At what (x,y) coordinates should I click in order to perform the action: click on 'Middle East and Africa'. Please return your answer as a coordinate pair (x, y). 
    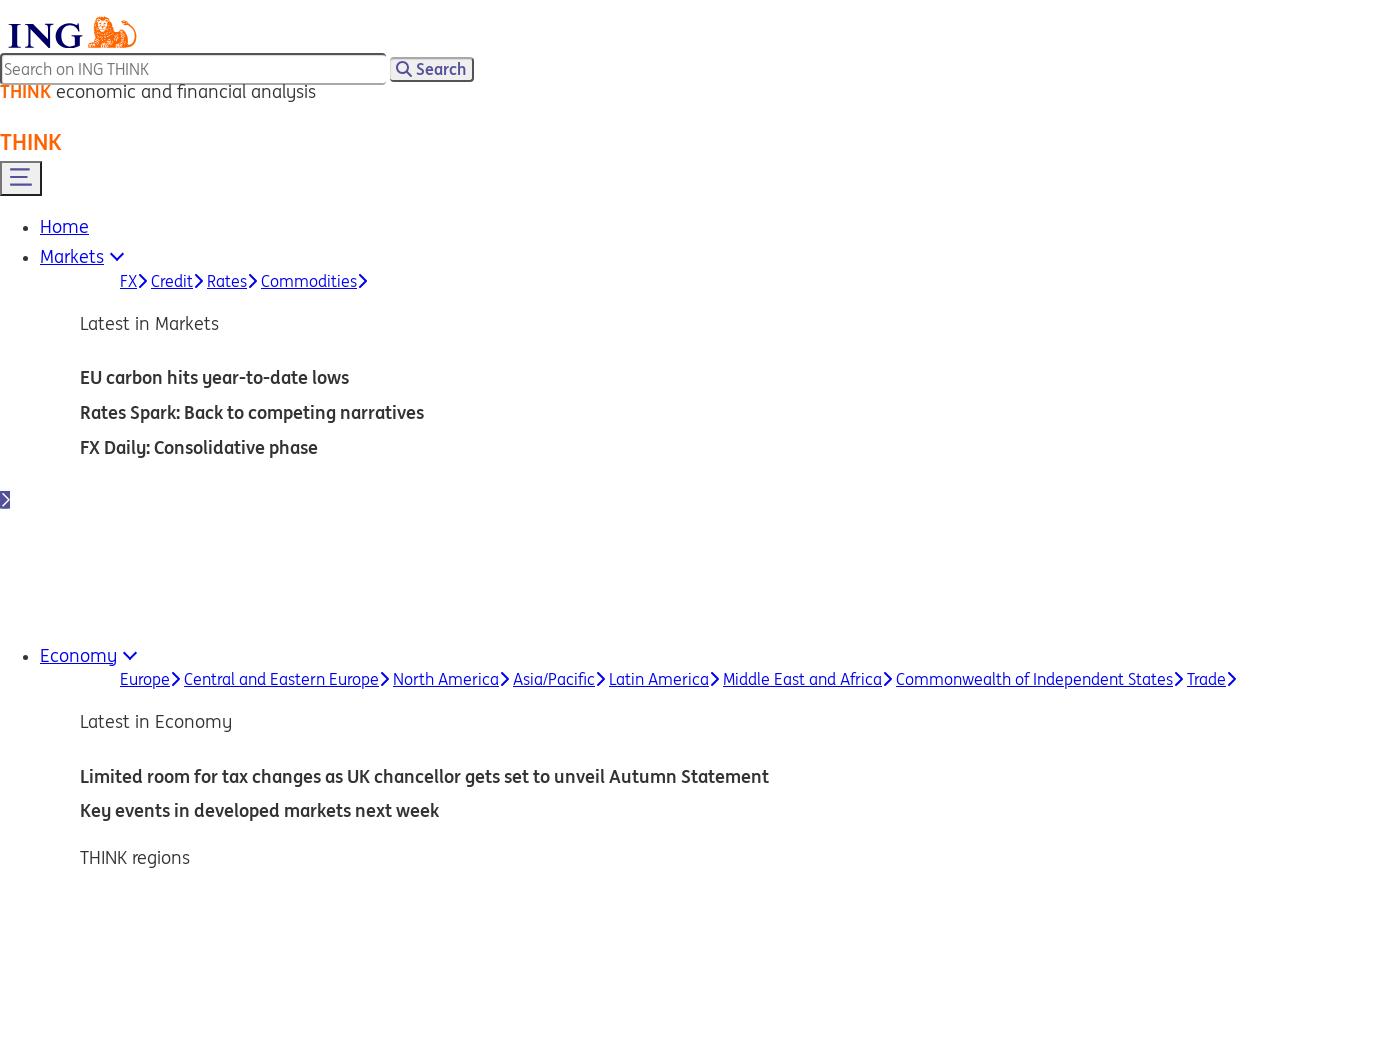
    Looking at the image, I should click on (801, 679).